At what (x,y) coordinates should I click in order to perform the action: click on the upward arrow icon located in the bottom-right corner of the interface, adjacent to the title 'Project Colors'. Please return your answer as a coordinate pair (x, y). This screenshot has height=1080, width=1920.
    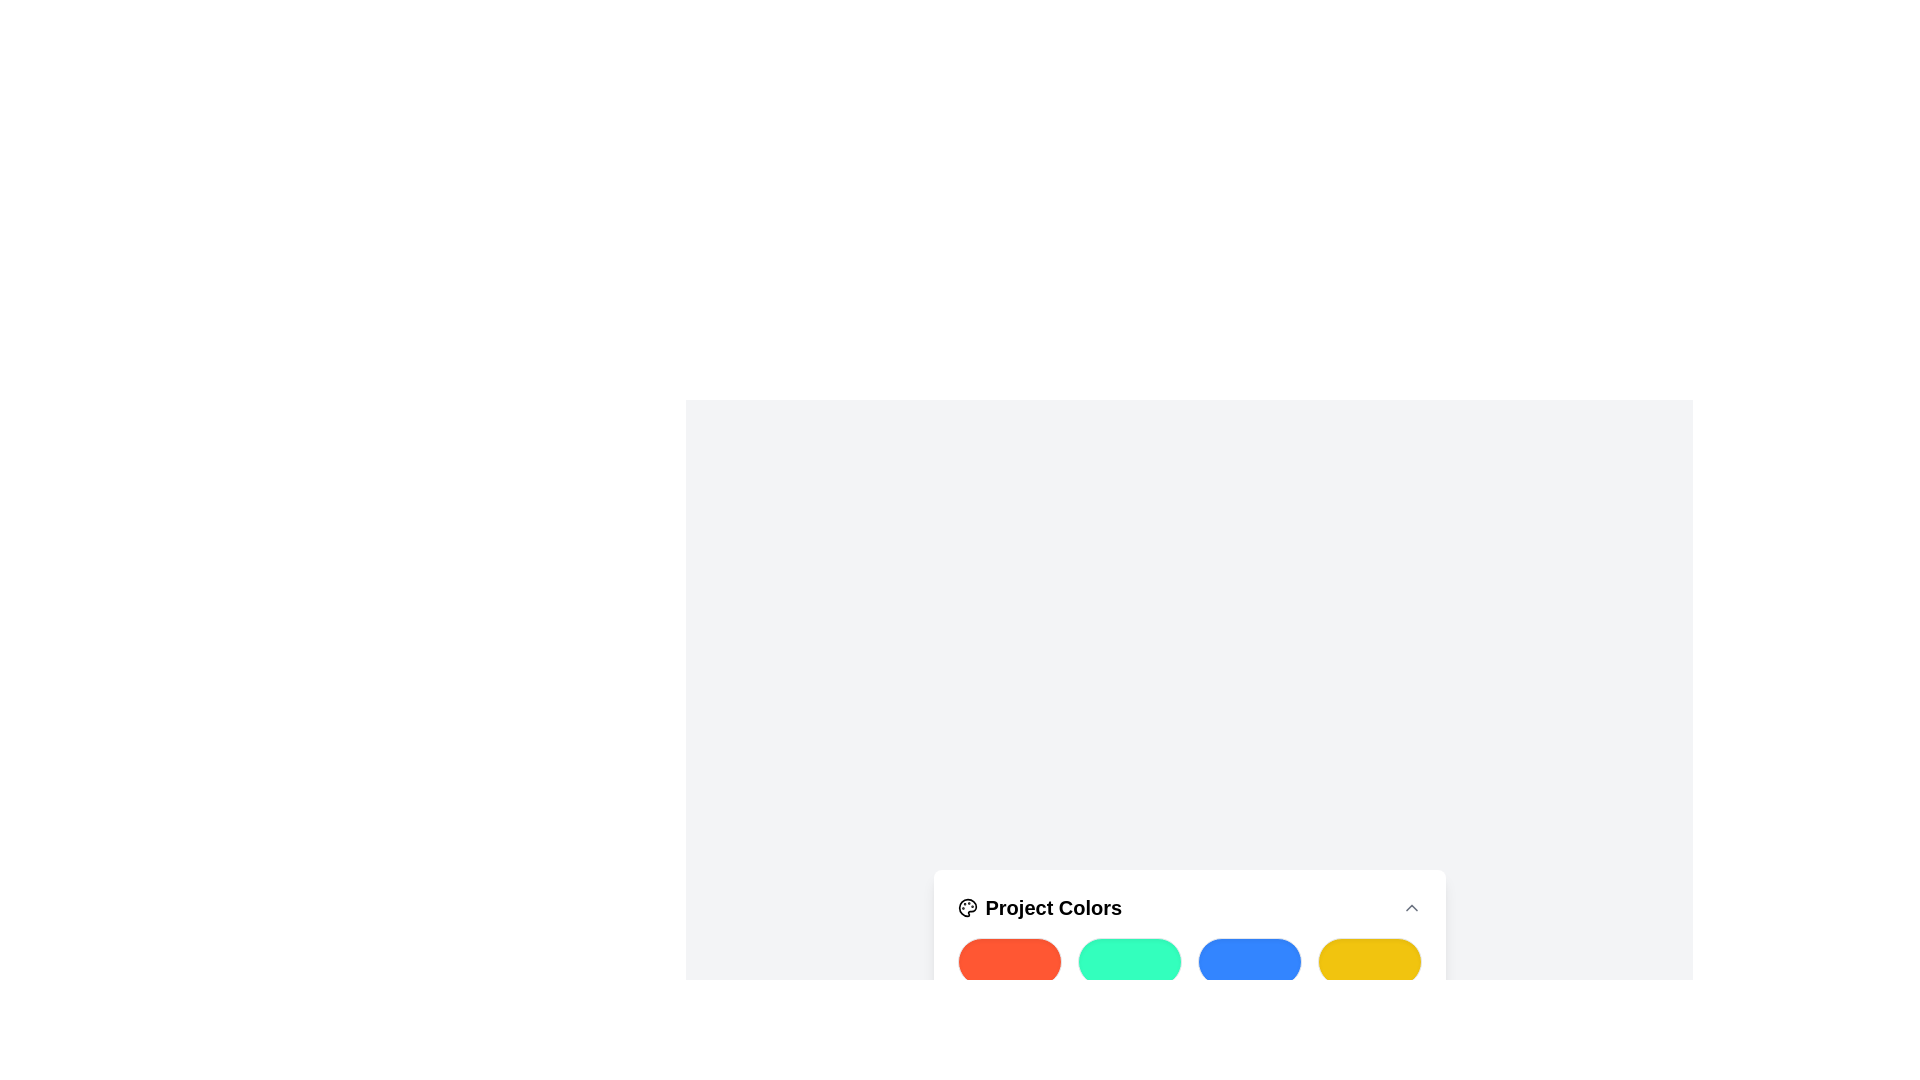
    Looking at the image, I should click on (1410, 907).